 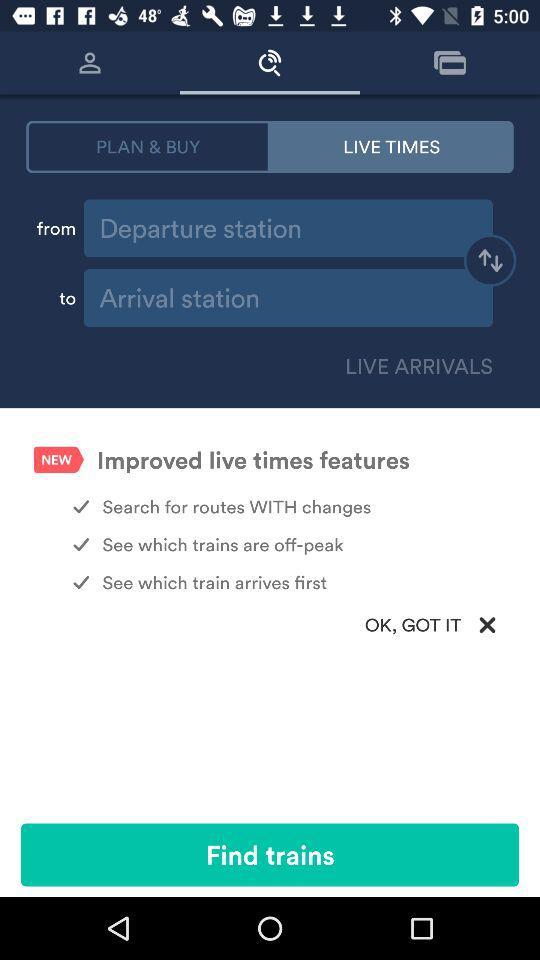 What do you see at coordinates (287, 297) in the screenshot?
I see `write arrival station` at bounding box center [287, 297].